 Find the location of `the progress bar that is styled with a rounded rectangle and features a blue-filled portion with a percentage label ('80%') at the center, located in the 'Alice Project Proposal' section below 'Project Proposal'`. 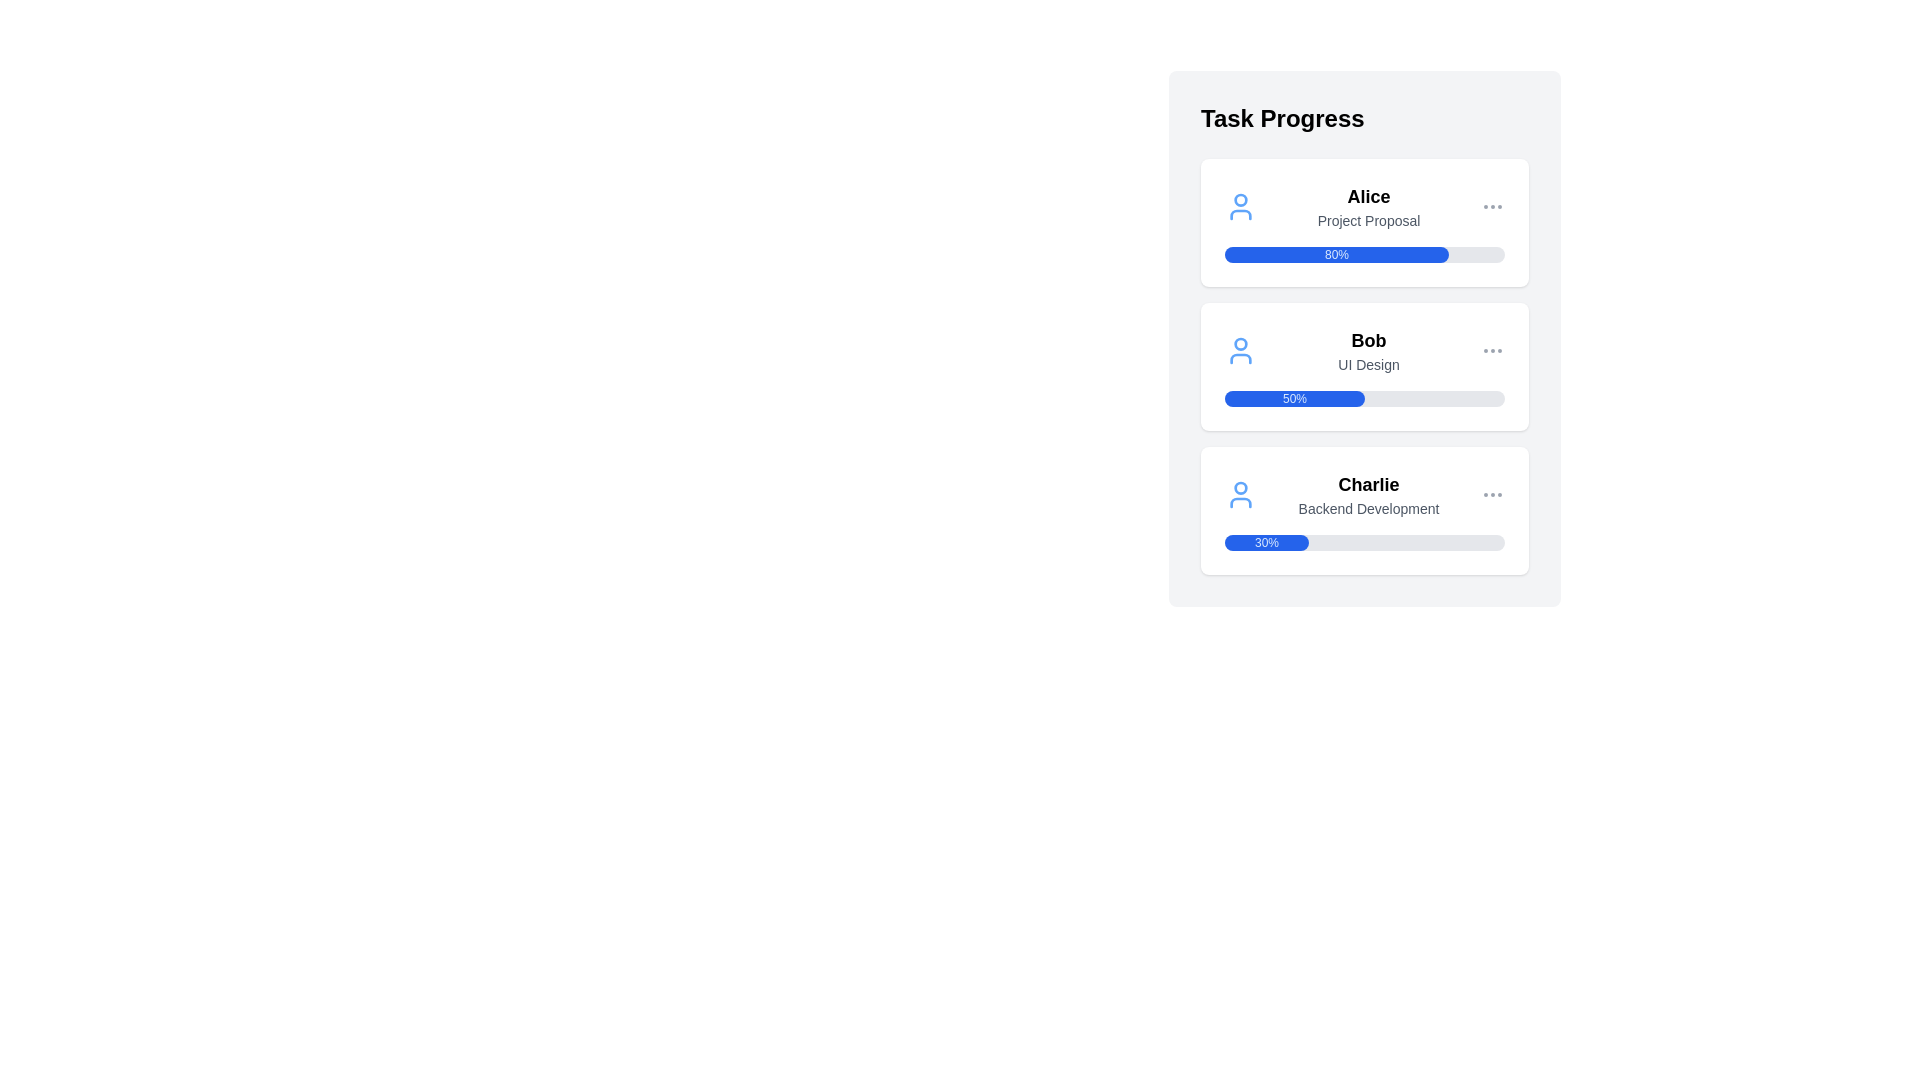

the progress bar that is styled with a rounded rectangle and features a blue-filled portion with a percentage label ('80%') at the center, located in the 'Alice Project Proposal' section below 'Project Proposal' is located at coordinates (1363, 253).